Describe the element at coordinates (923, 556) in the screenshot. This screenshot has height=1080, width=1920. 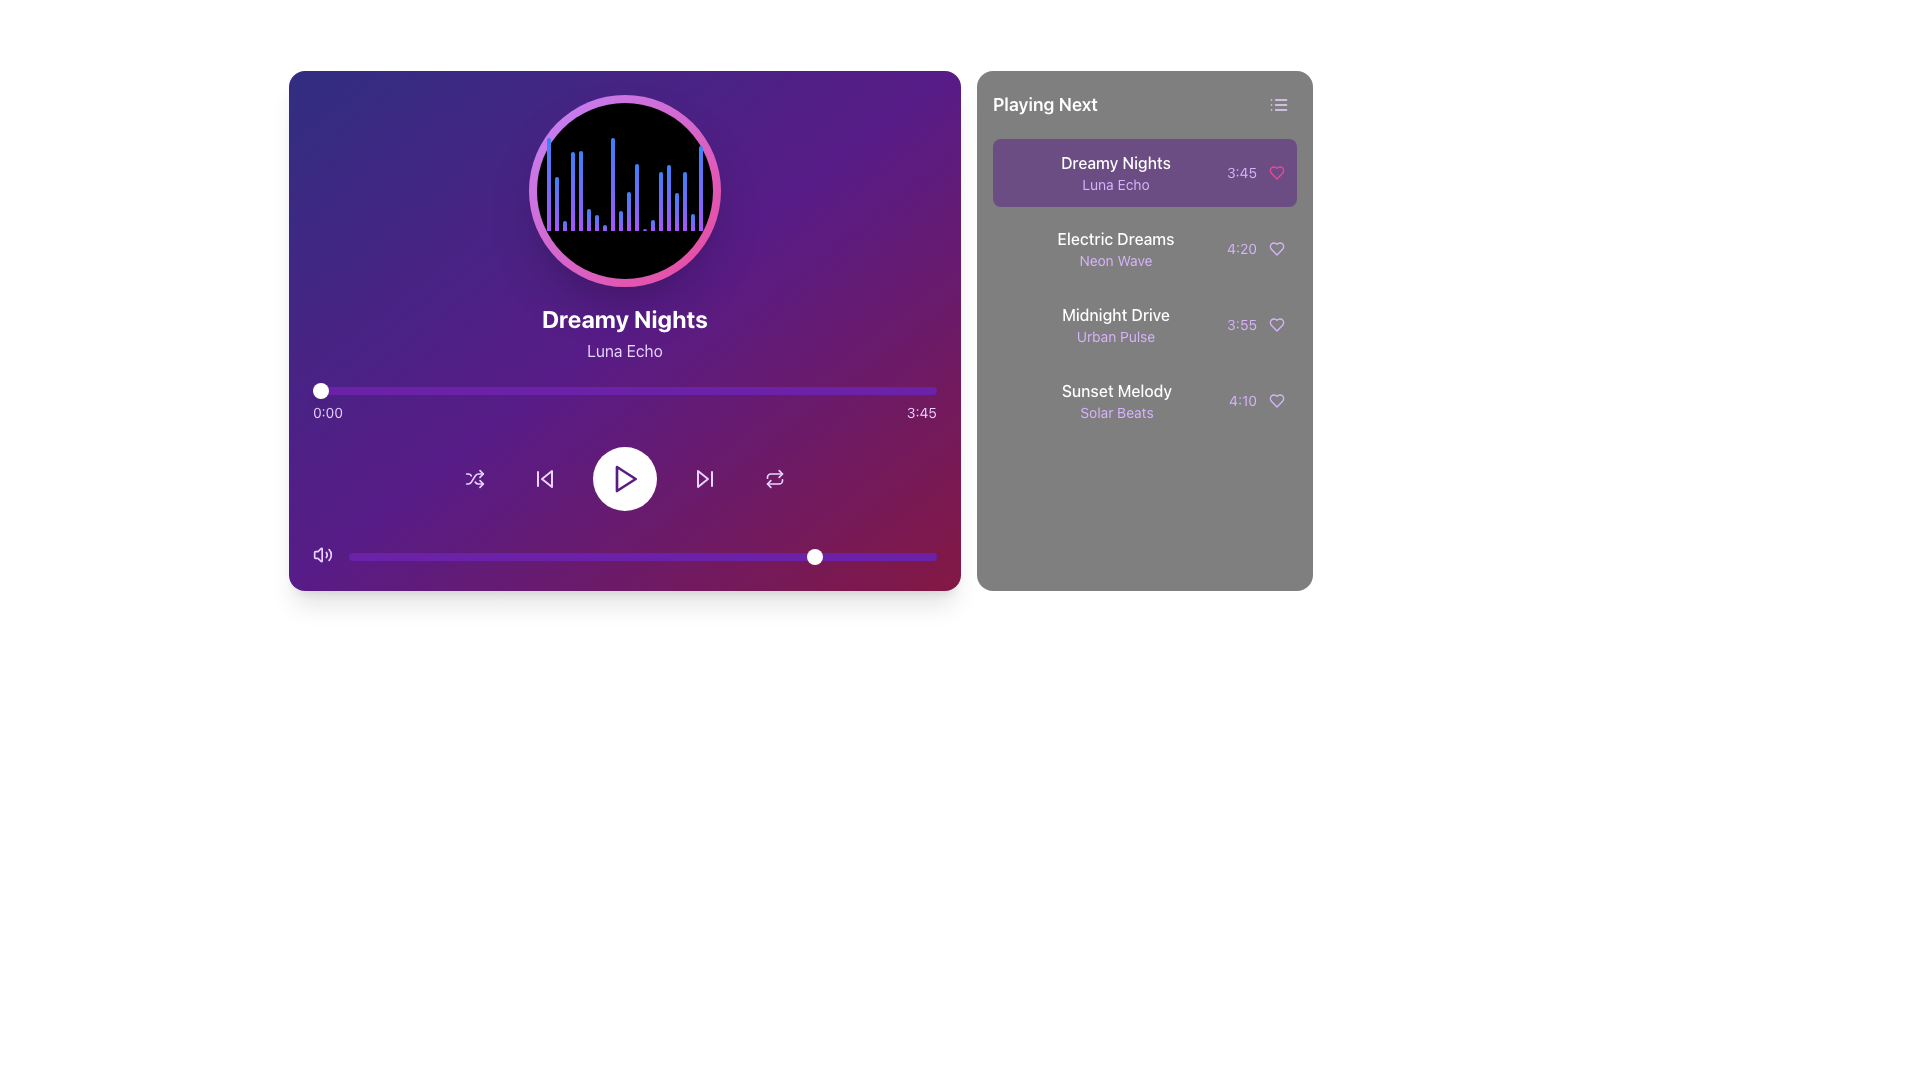
I see `slider value` at that location.